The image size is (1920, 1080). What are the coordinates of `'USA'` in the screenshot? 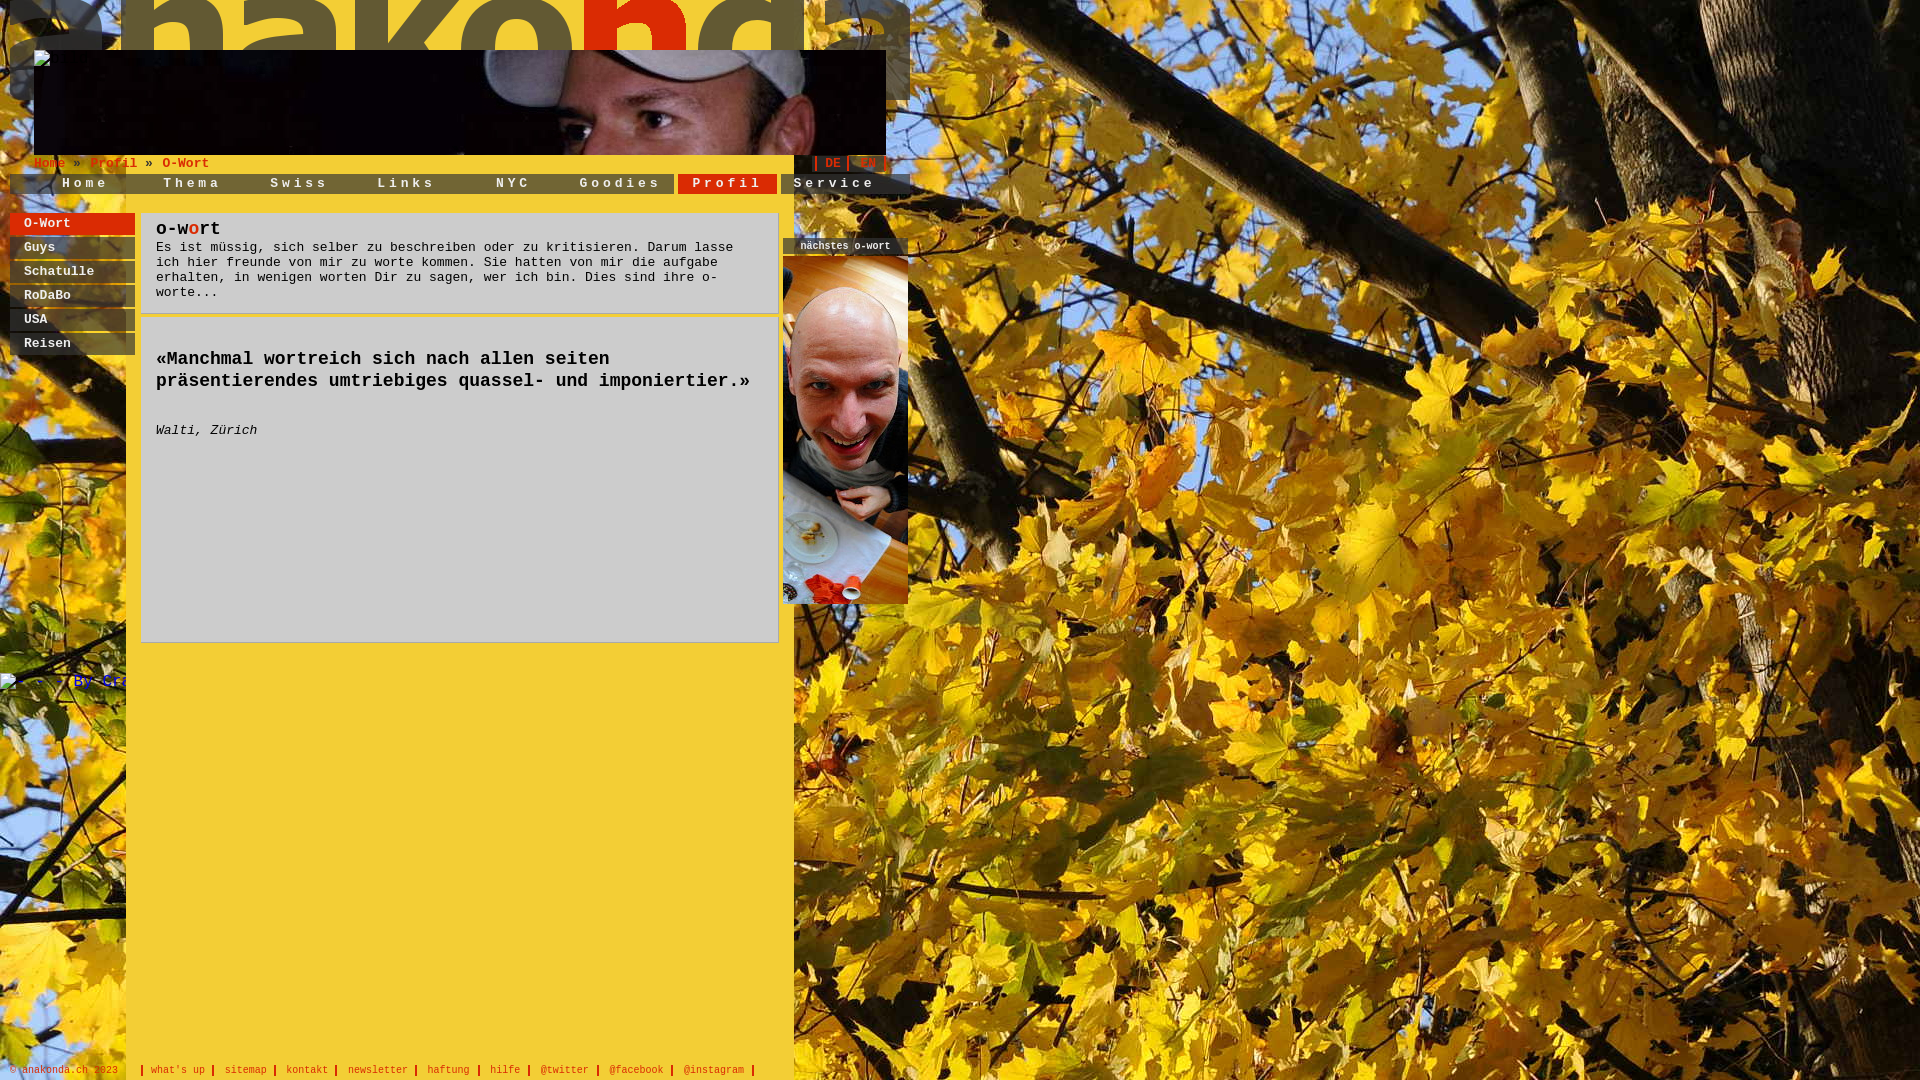 It's located at (35, 318).